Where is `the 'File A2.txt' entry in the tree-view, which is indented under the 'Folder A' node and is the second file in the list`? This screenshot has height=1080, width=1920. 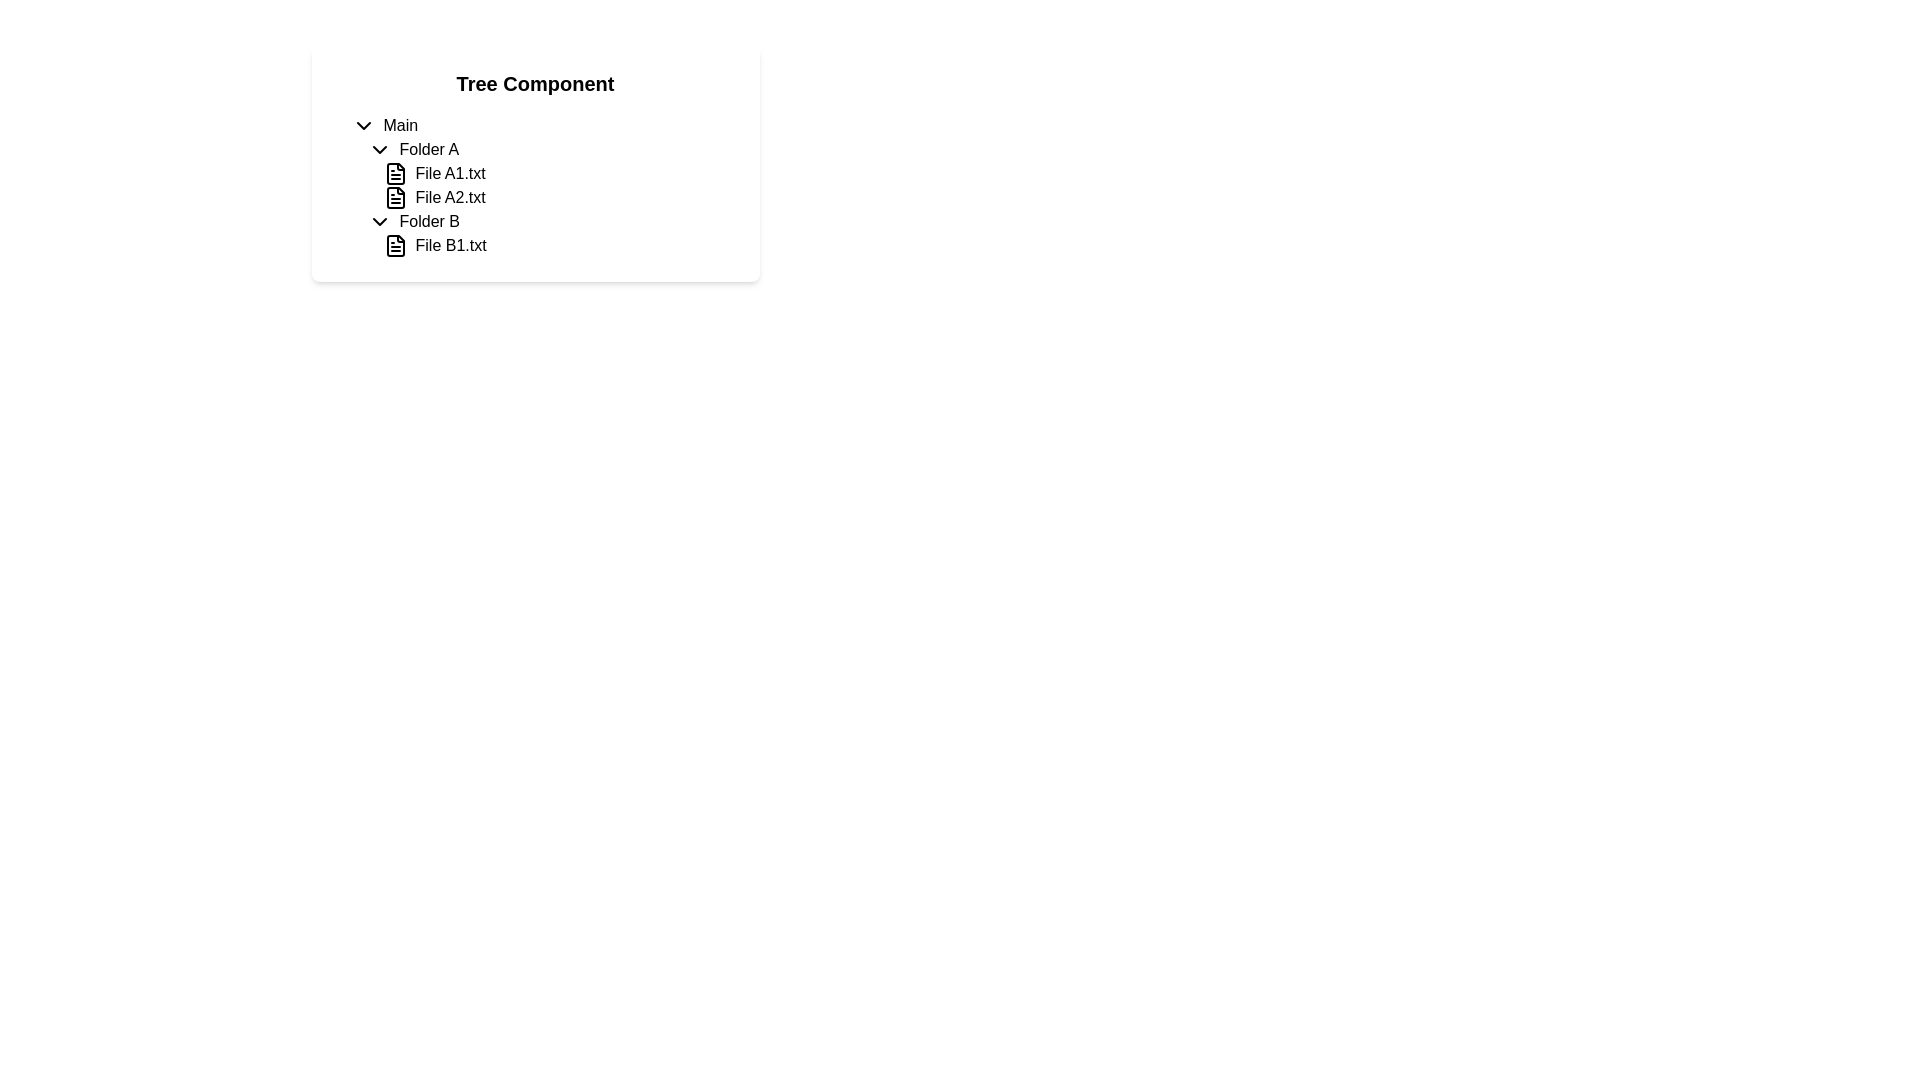 the 'File A2.txt' entry in the tree-view, which is indented under the 'Folder A' node and is the second file in the list is located at coordinates (535, 185).